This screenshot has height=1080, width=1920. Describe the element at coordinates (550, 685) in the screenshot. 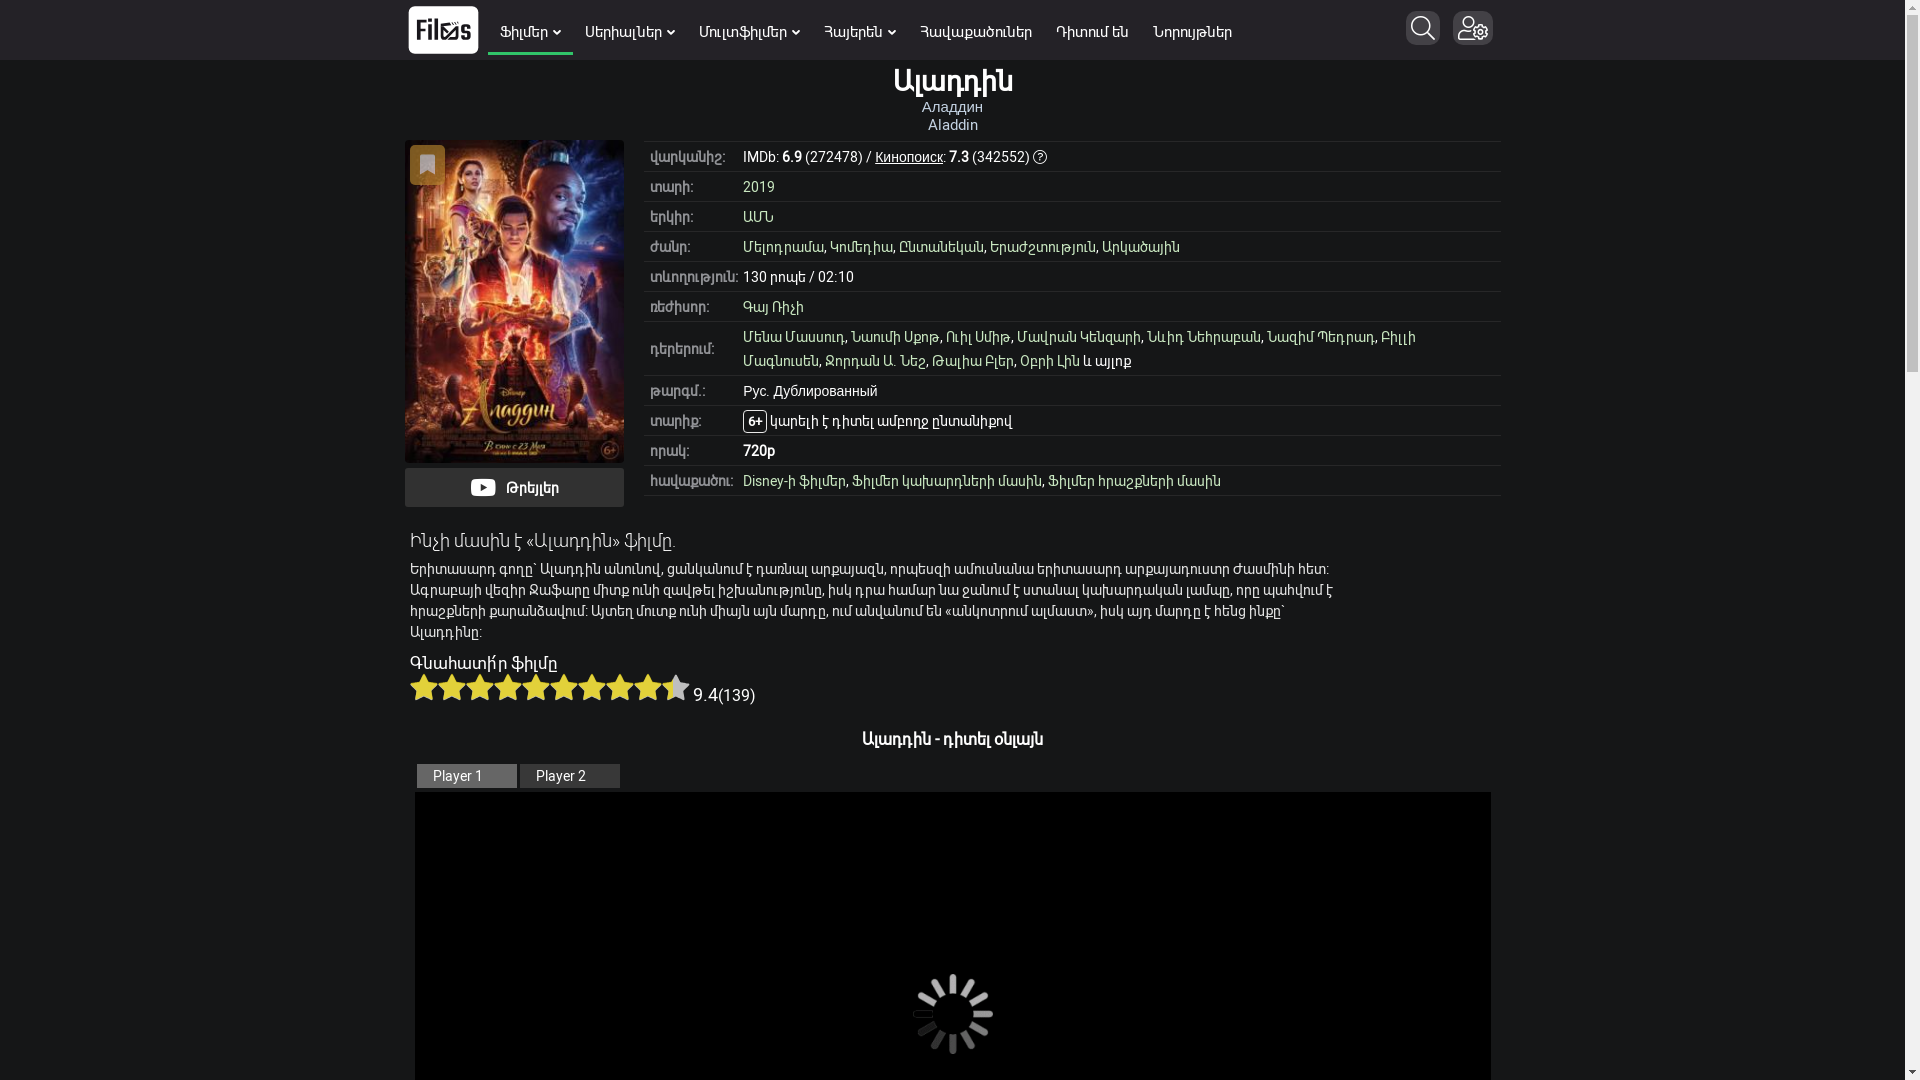

I see `'6'` at that location.